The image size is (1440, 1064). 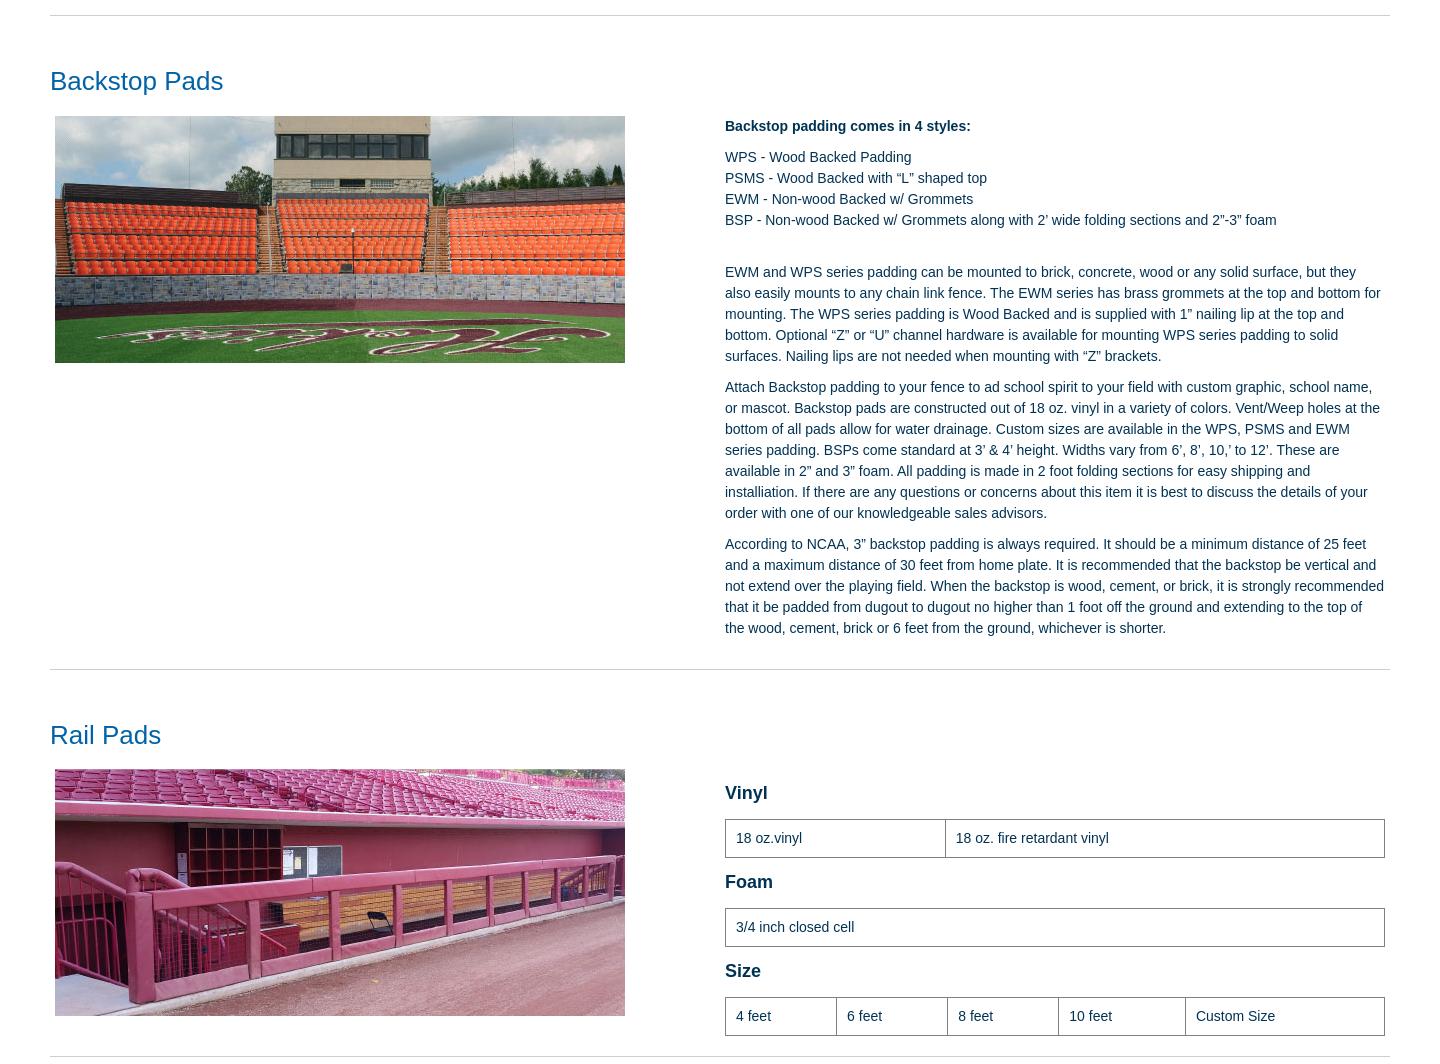 What do you see at coordinates (1054, 584) in the screenshot?
I see `'According to NCAA, 3” backstop padding is always required. It should be a minimum distance of 25 feet and a maximum distance of 30 feet from home plate. It is recommended that the backstop be vertical and not extend over the playing field. When the backstop is wood, cement, or brick, it is strongly recommended that it be padded from dugout to dugout no higher than 1 foot off the ground and extending to the top of the wood, cement, brick or 6 feet from the ground, whichever is shorter.'` at bounding box center [1054, 584].